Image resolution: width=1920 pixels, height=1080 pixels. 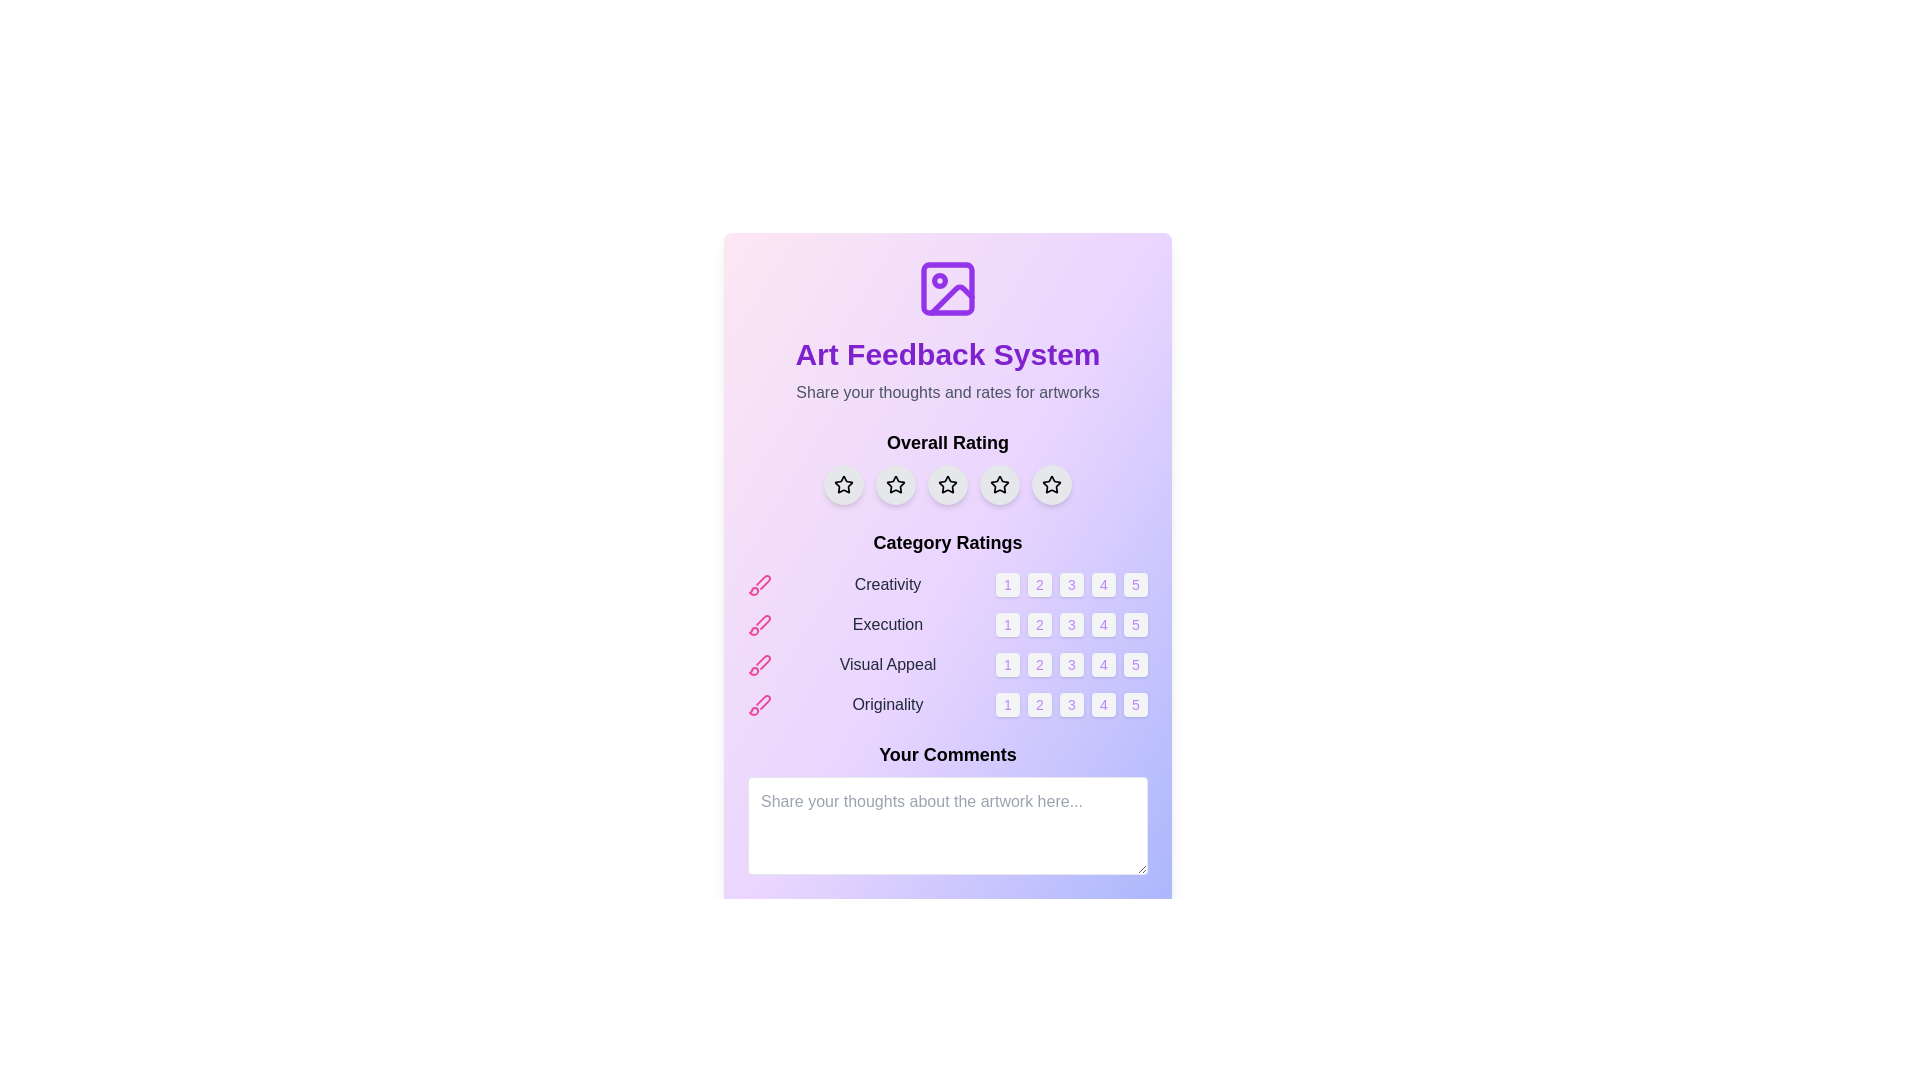 I want to click on the circular button displaying the number '2' with a light gray background to change its background color, so click(x=1040, y=664).